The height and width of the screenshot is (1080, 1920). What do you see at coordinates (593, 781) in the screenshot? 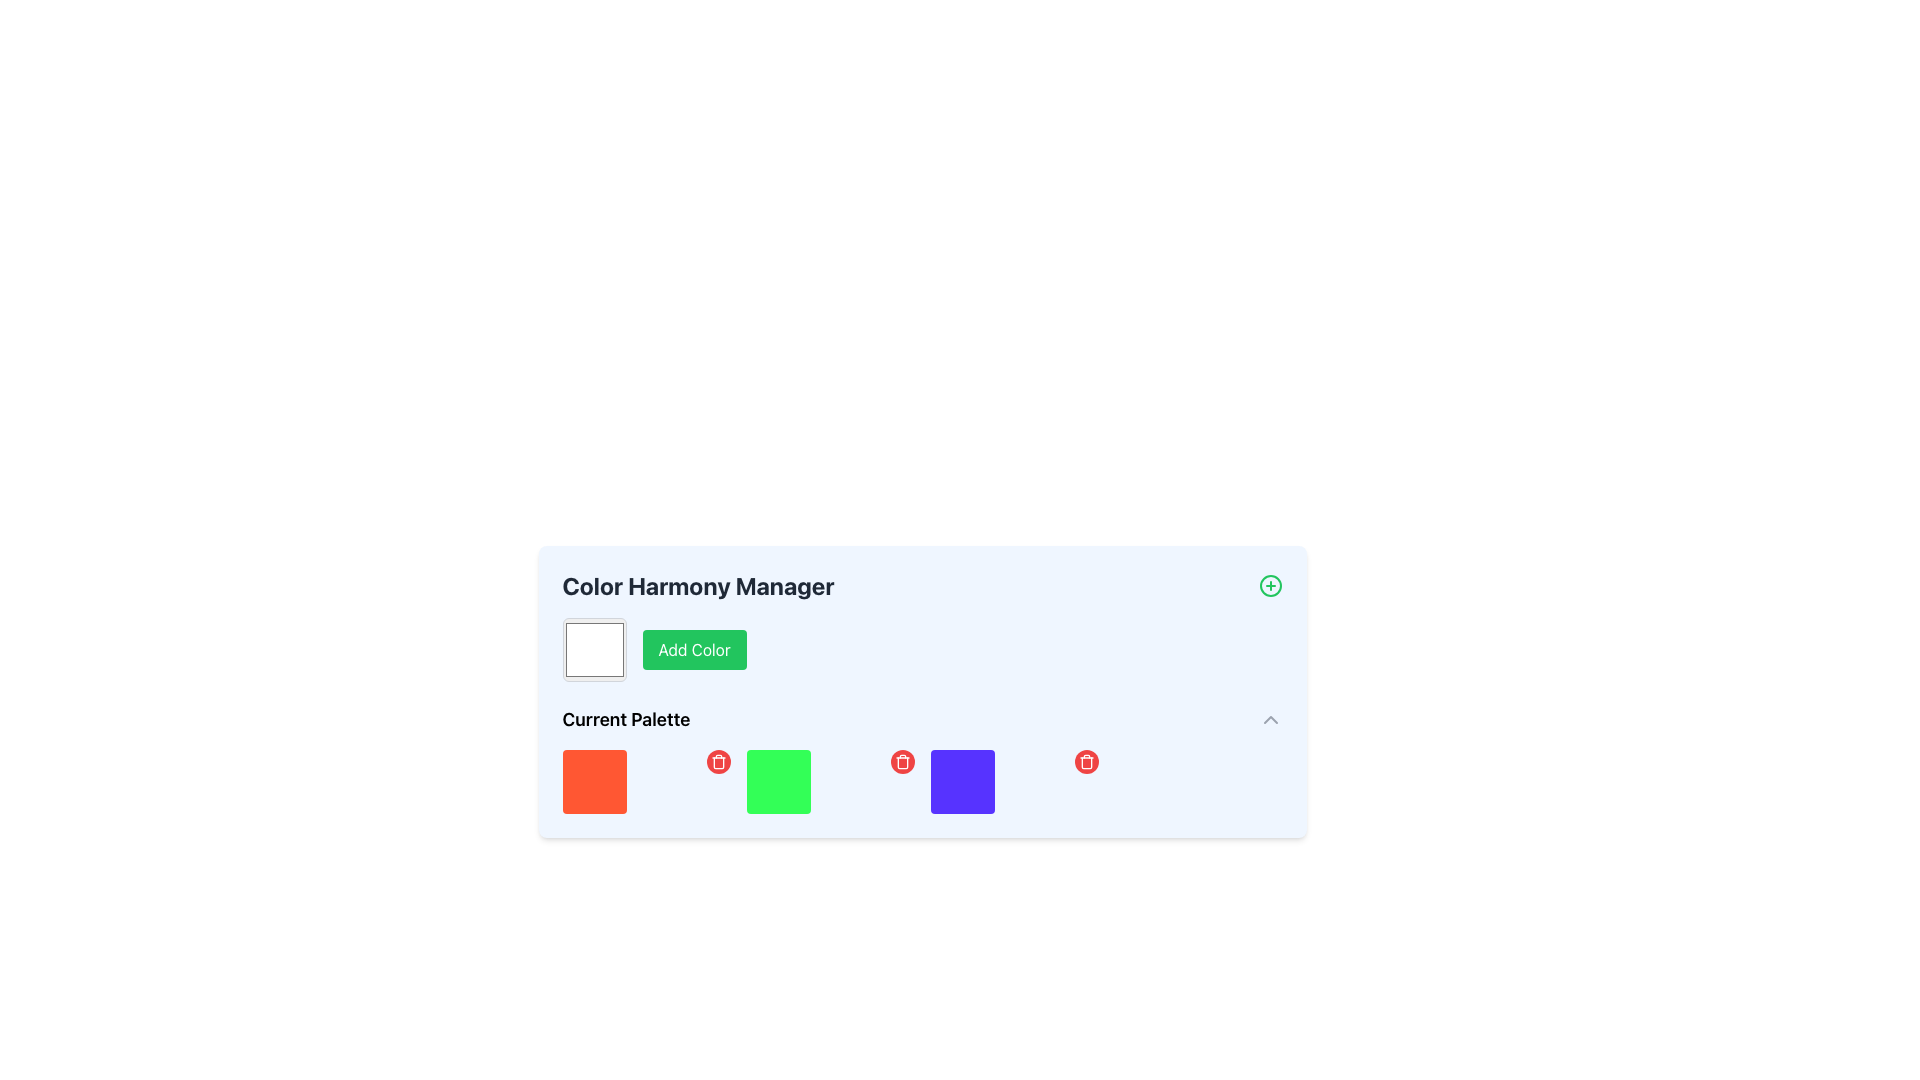
I see `the leftmost square component with a bright red background and rounded corners located below the 'Current Palette' header` at bounding box center [593, 781].